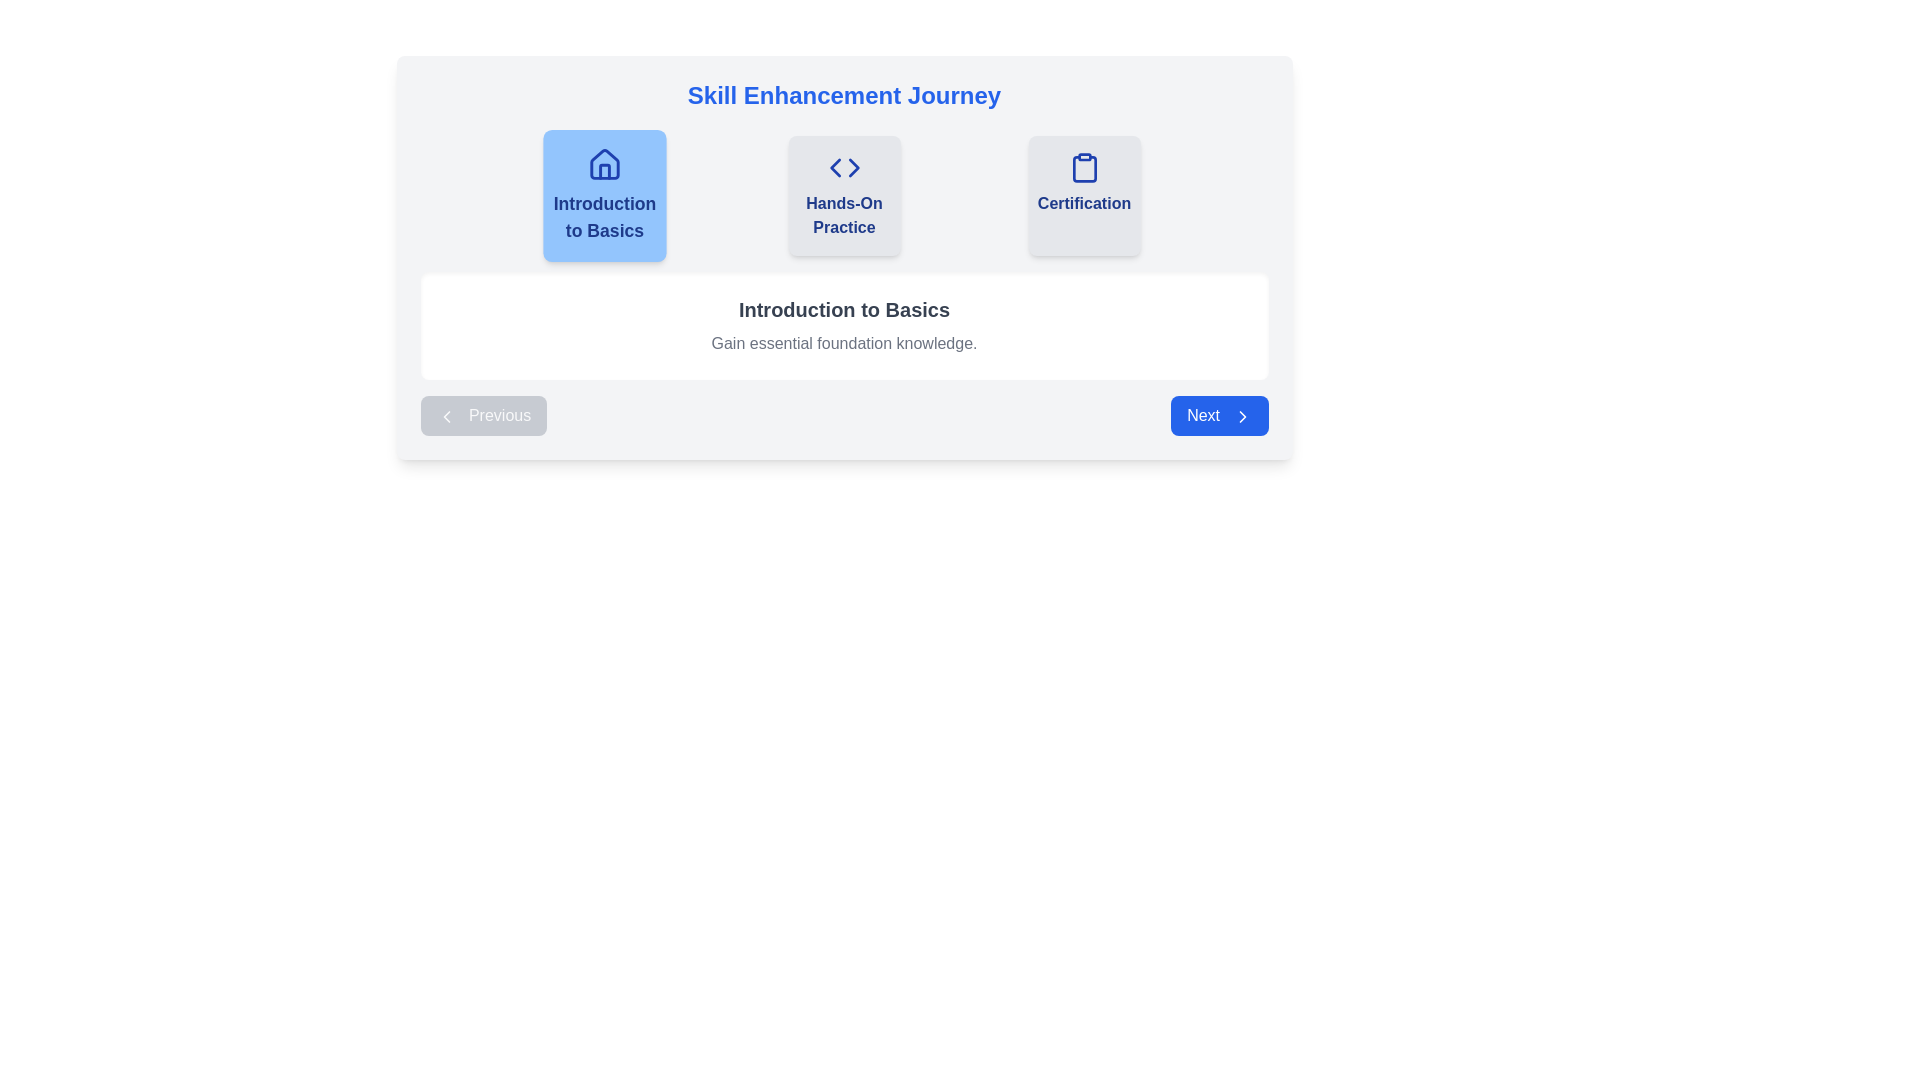  I want to click on the text label or heading labeled 'Introduction to Basics', which is prominently displayed in the central part of the interface, above the smaller gray text and below clickable icons, so click(844, 309).